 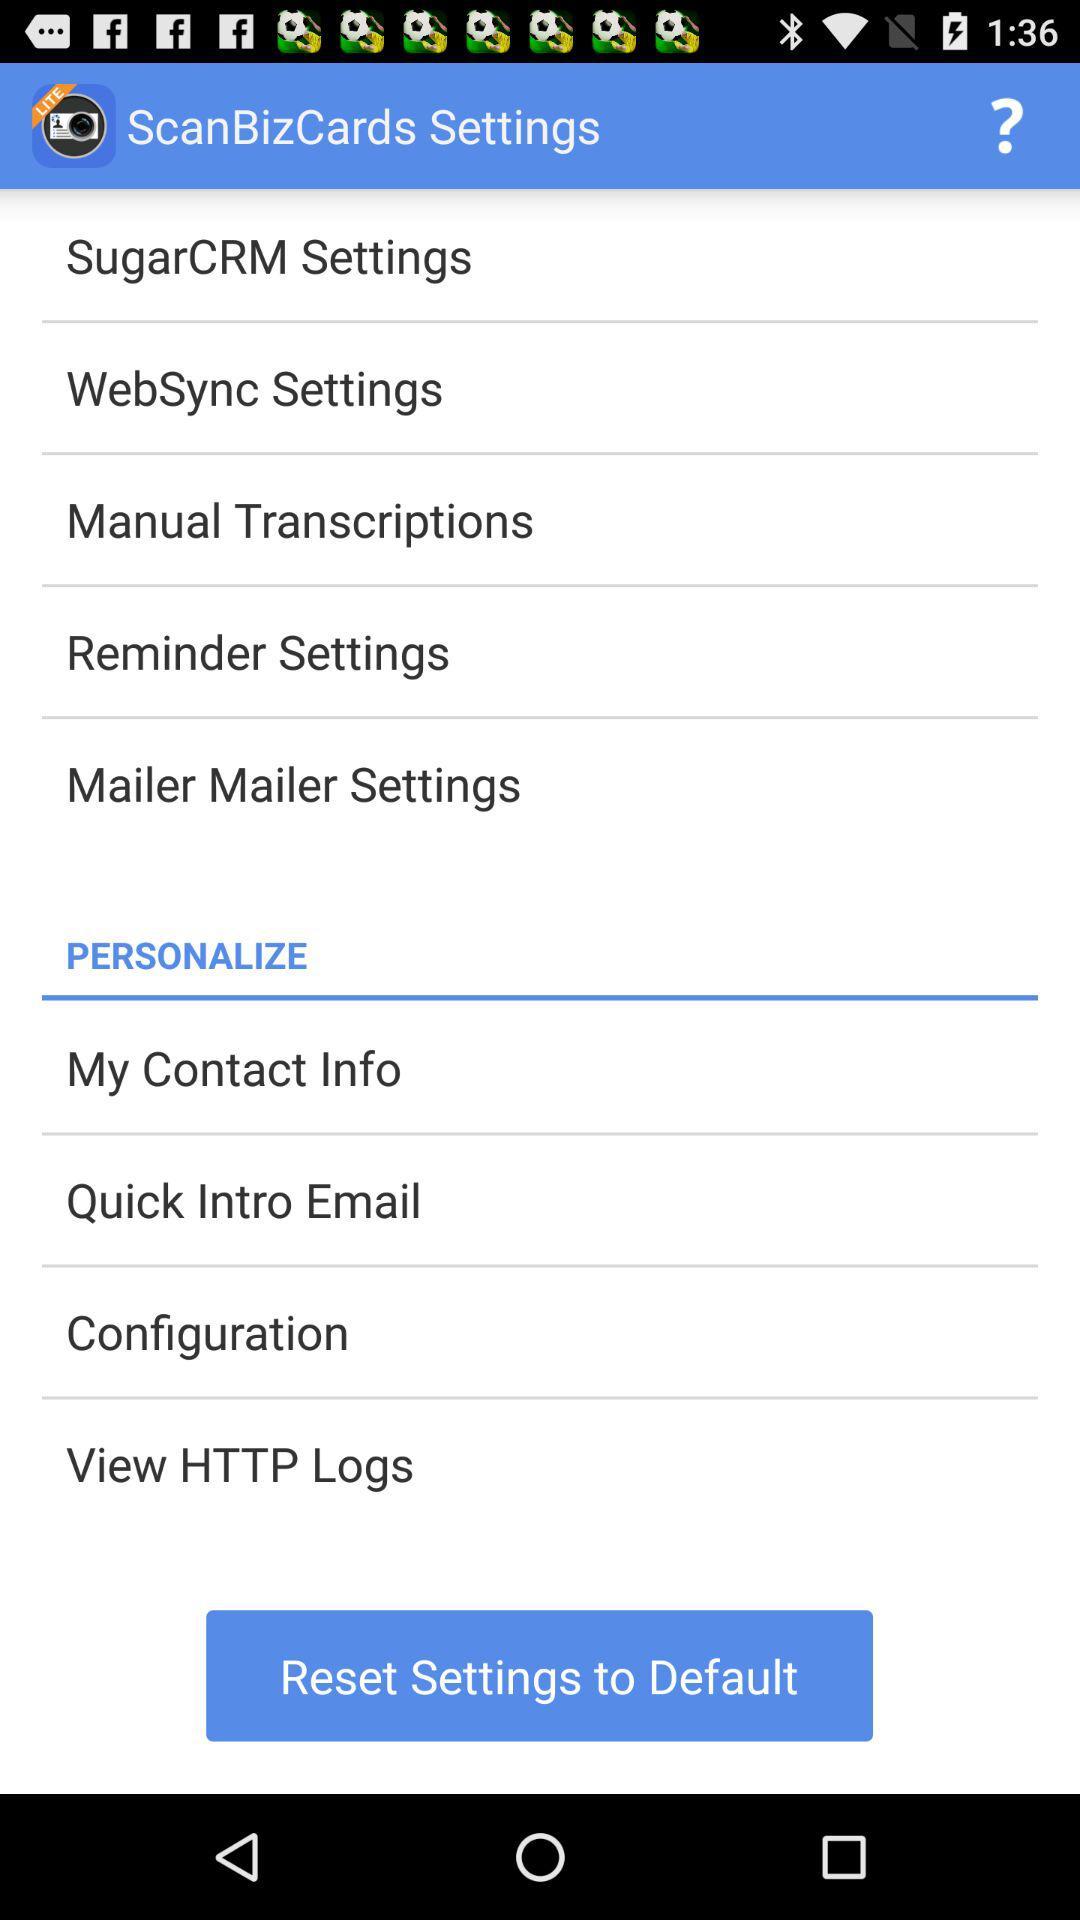 I want to click on the app above the manual transcriptions item, so click(x=551, y=387).